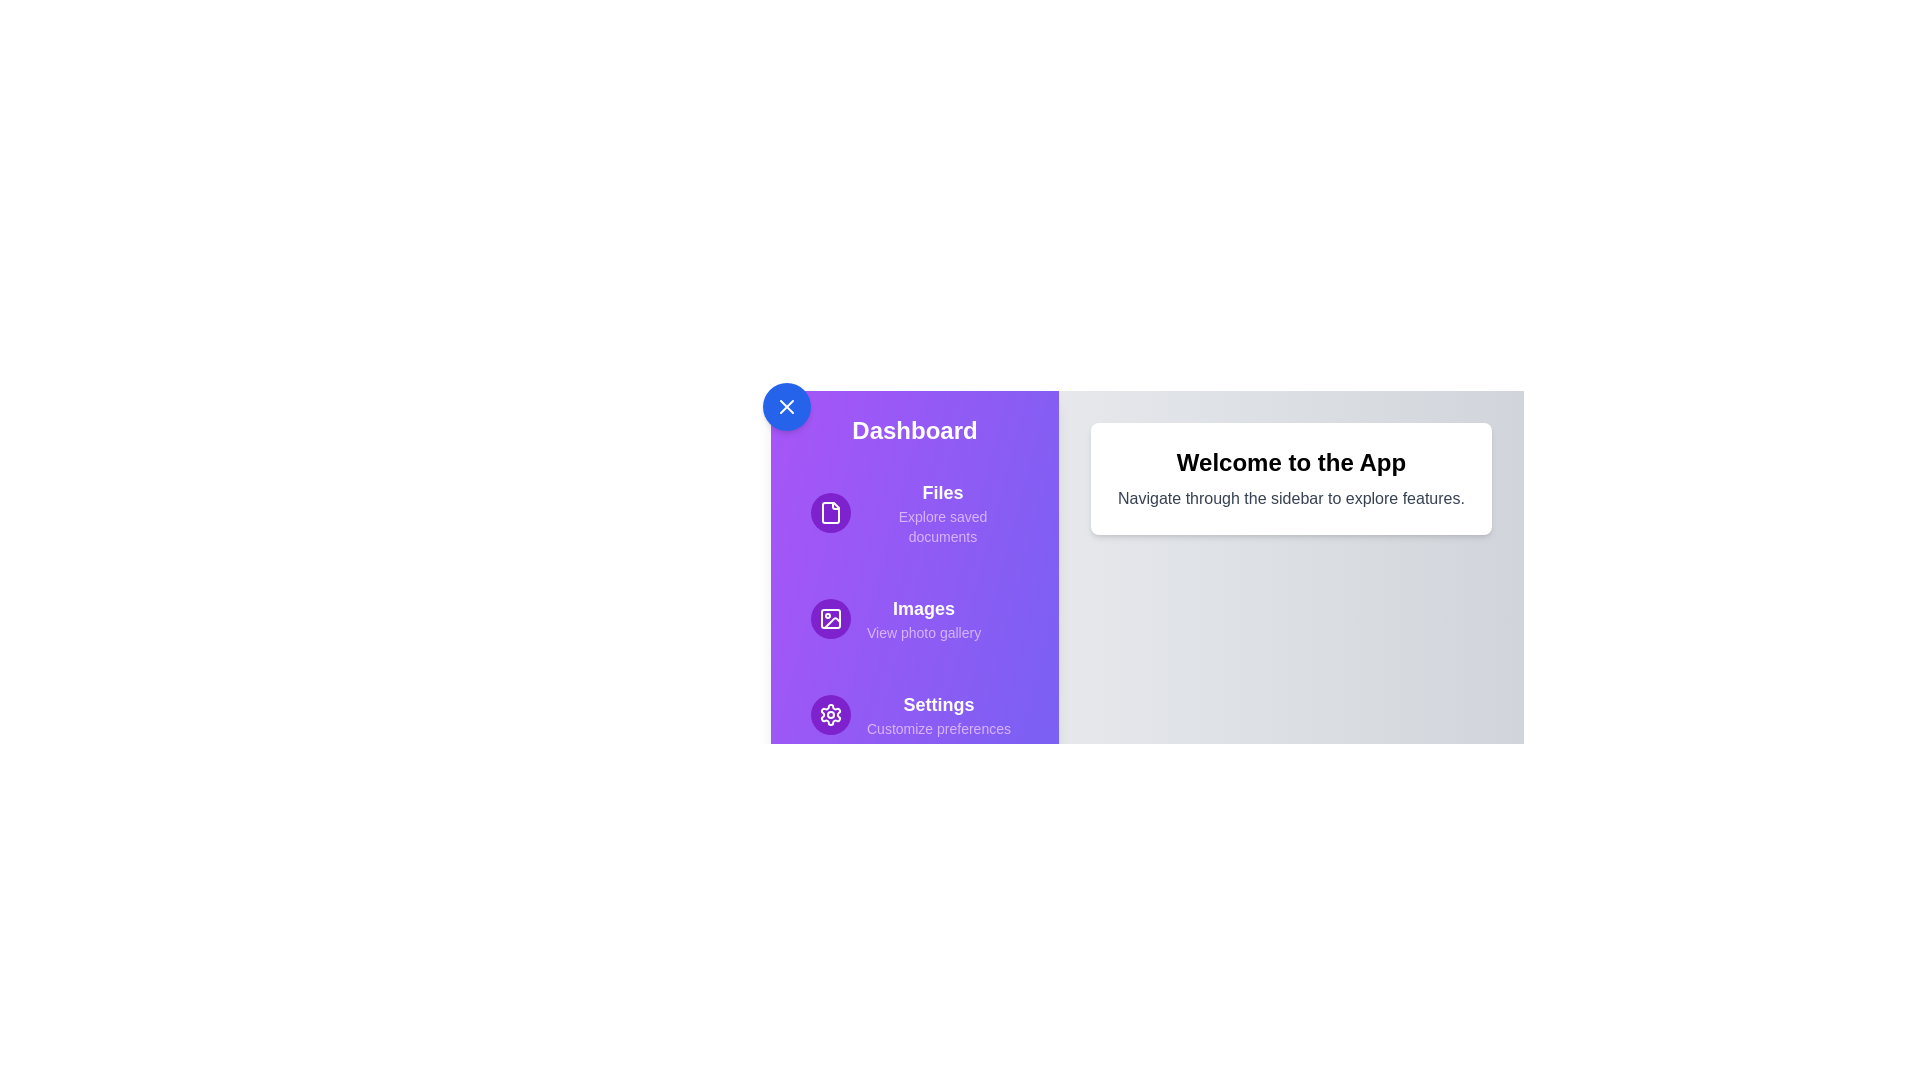 The image size is (1920, 1080). I want to click on the menu item Images in the sidebar, so click(914, 617).